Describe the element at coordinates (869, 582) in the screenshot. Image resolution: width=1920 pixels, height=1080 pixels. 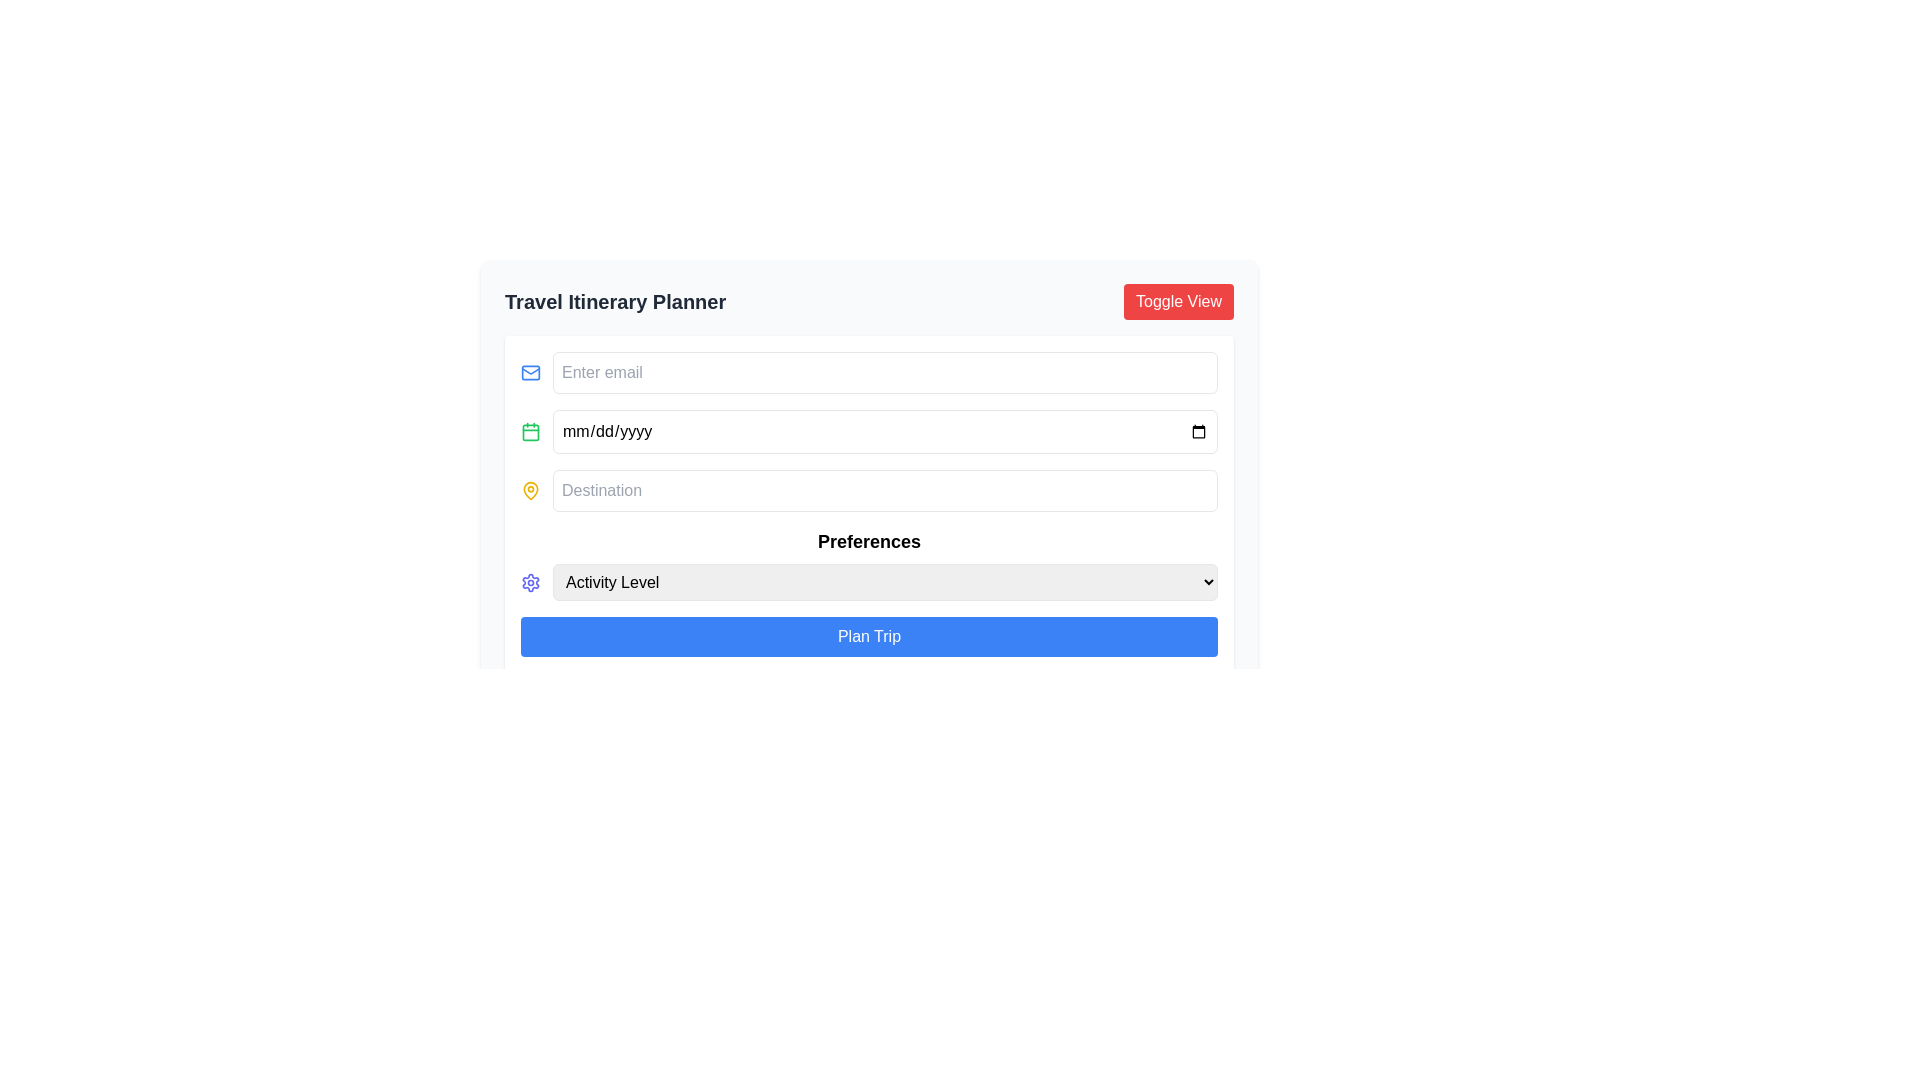
I see `an option from the 'Activity Level' dropdown menu, which is the second item under the 'Preferences' section, located below the 'Travel Itinerary Planner' header` at that location.